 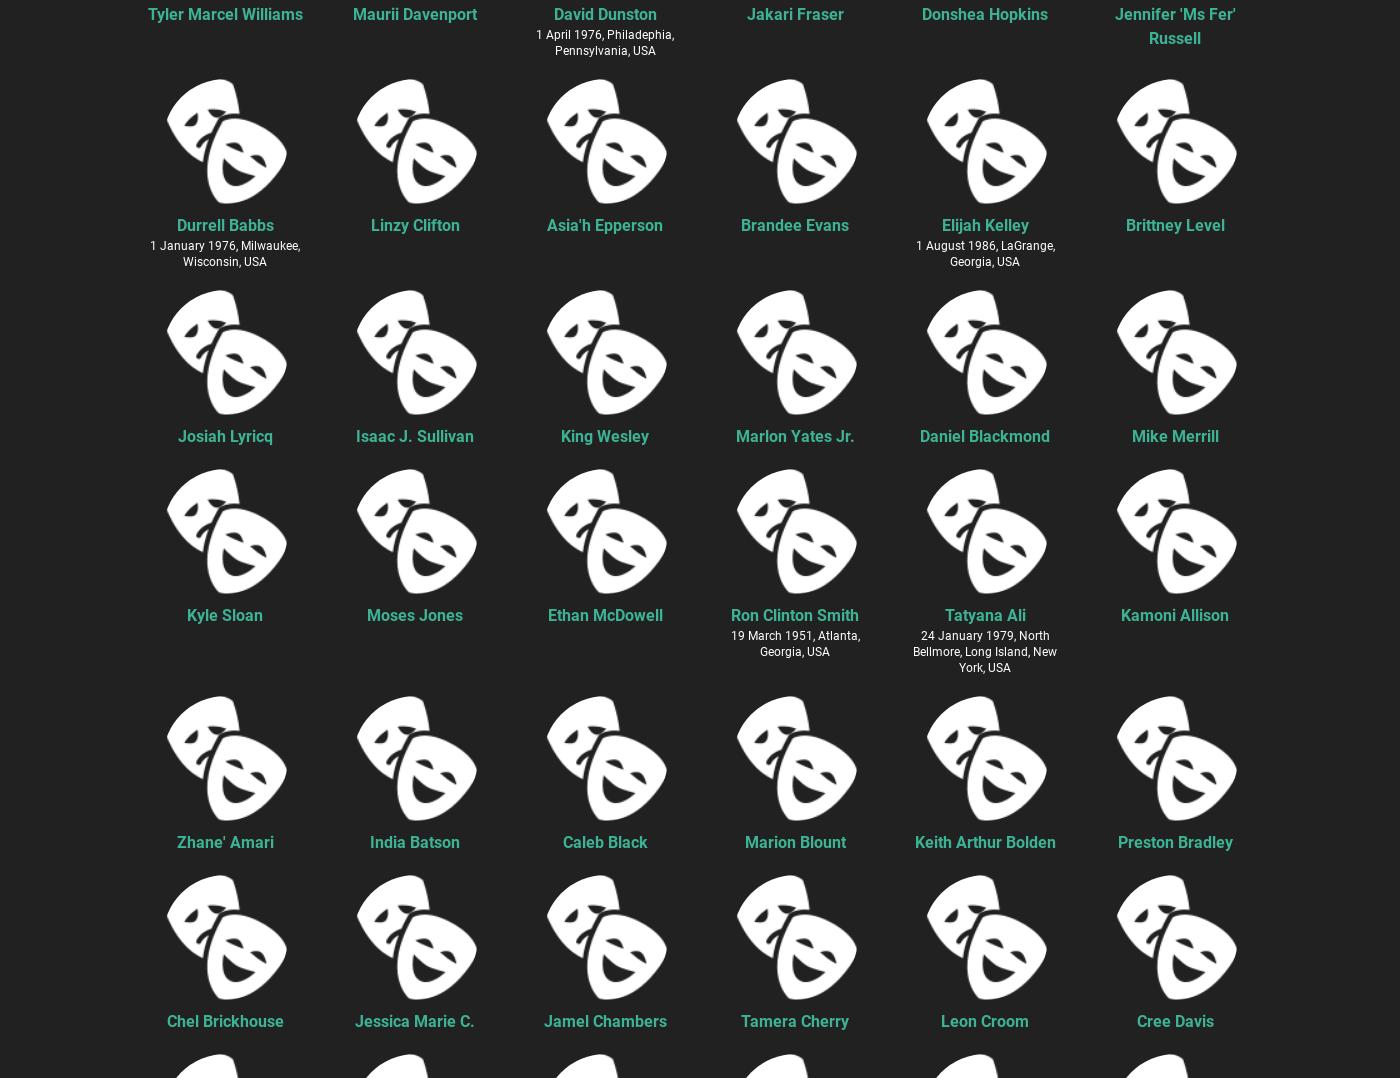 What do you see at coordinates (224, 12) in the screenshot?
I see `'Tyler Marcel Williams'` at bounding box center [224, 12].